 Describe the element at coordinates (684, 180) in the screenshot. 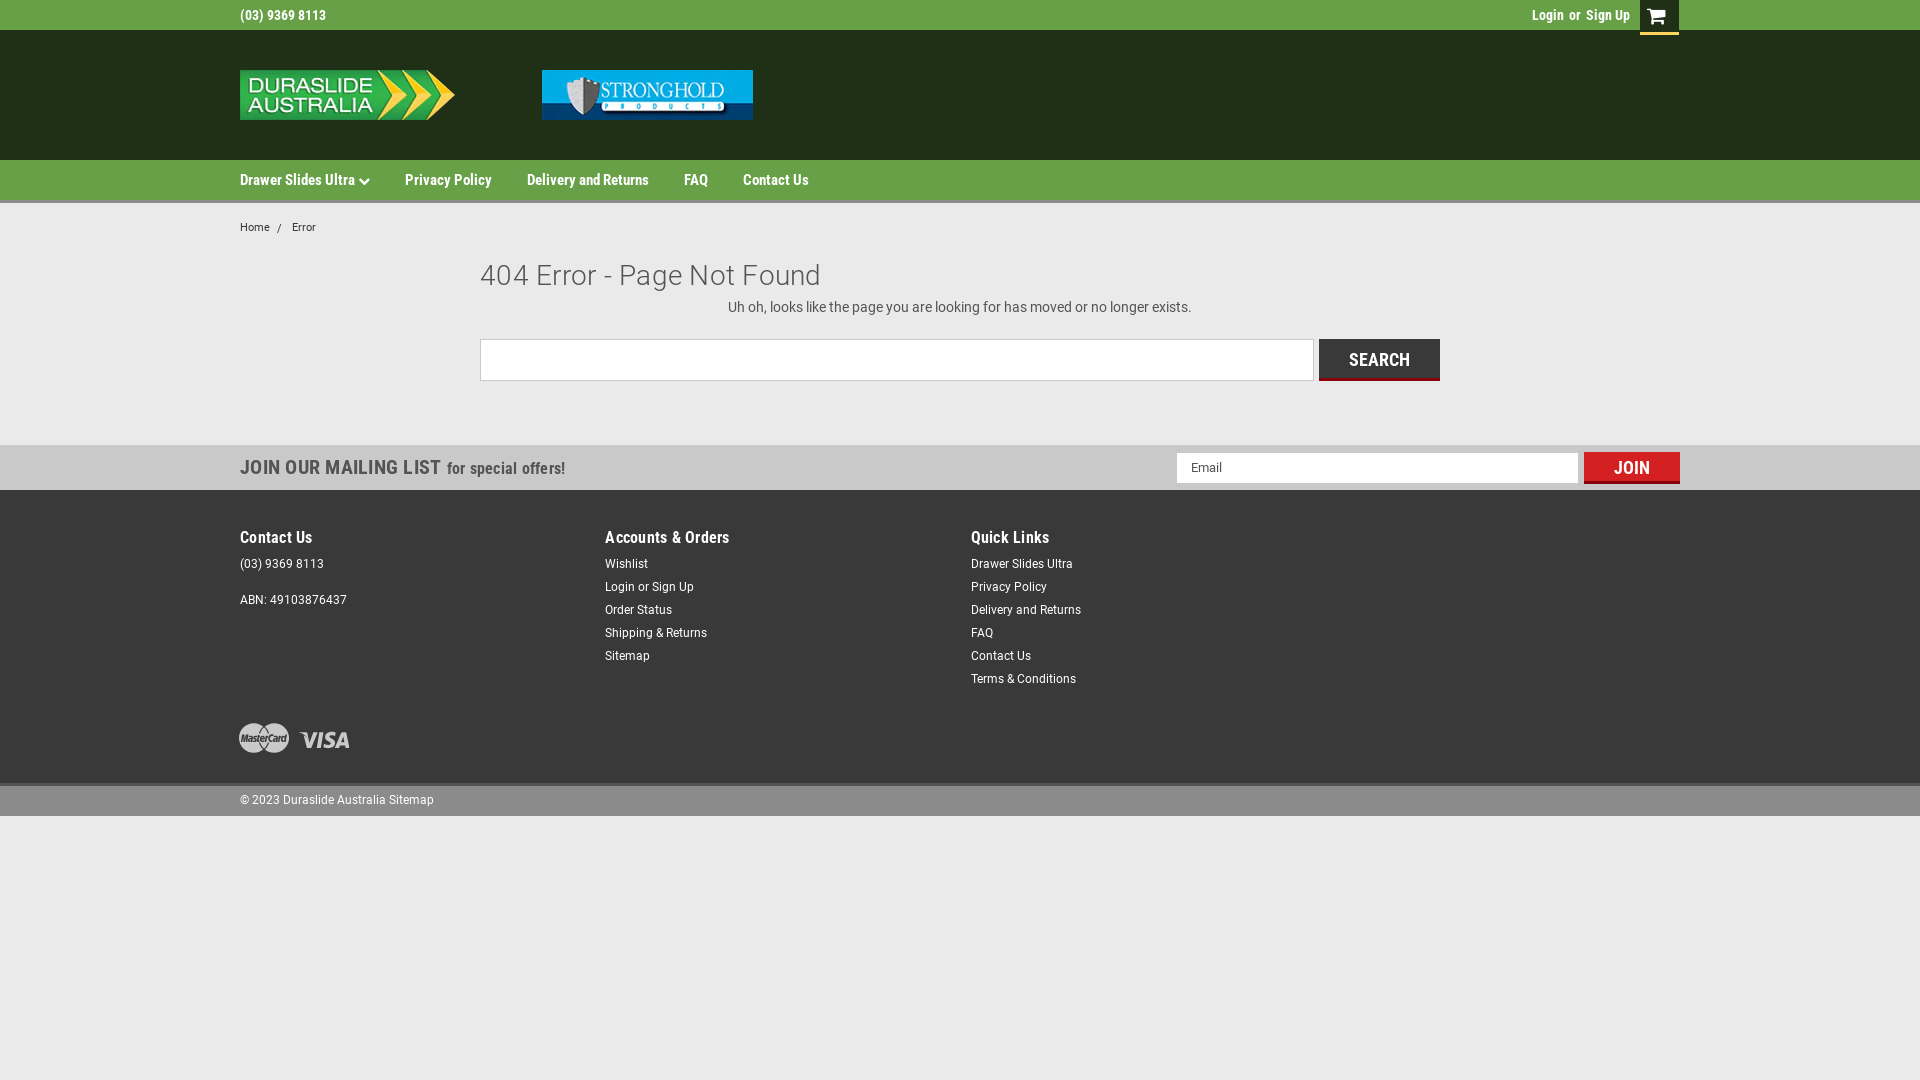

I see `'FAQ'` at that location.